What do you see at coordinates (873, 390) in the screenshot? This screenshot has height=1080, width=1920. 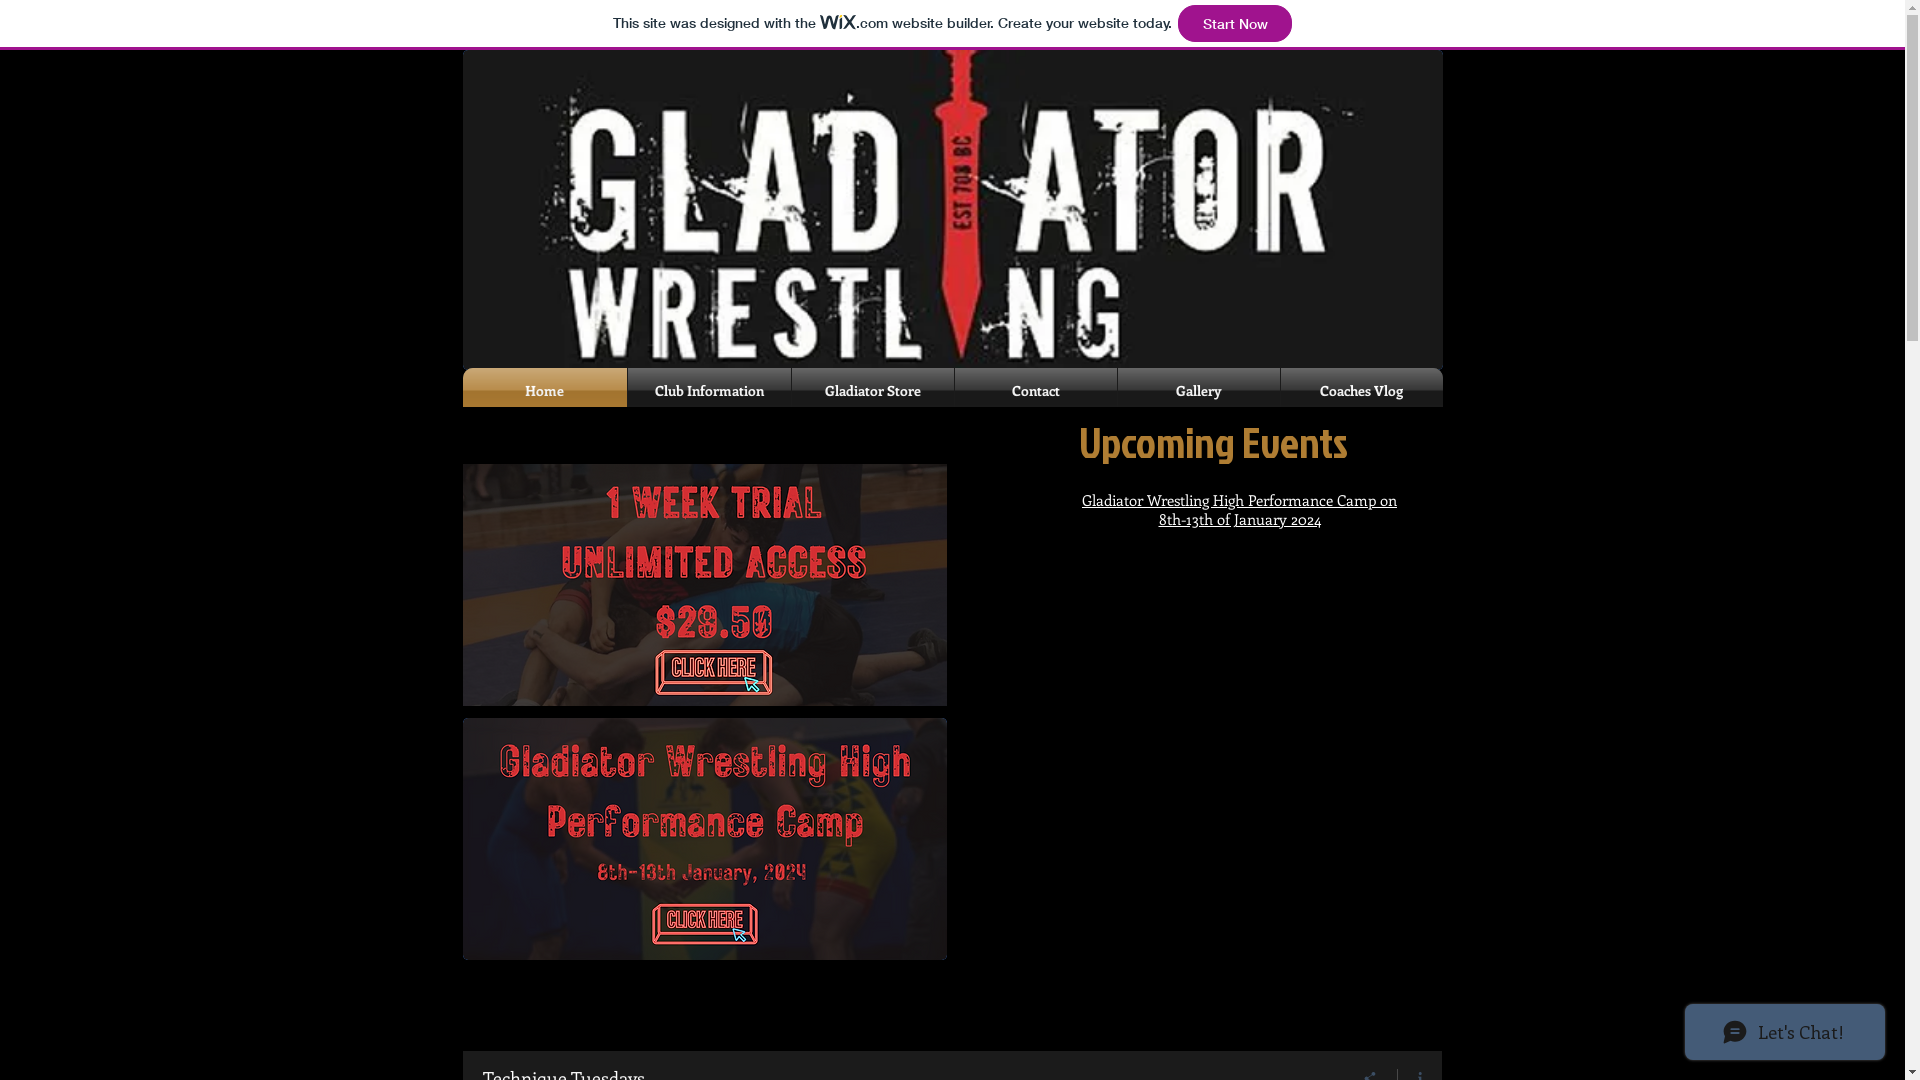 I see `'Gladiator Store'` at bounding box center [873, 390].